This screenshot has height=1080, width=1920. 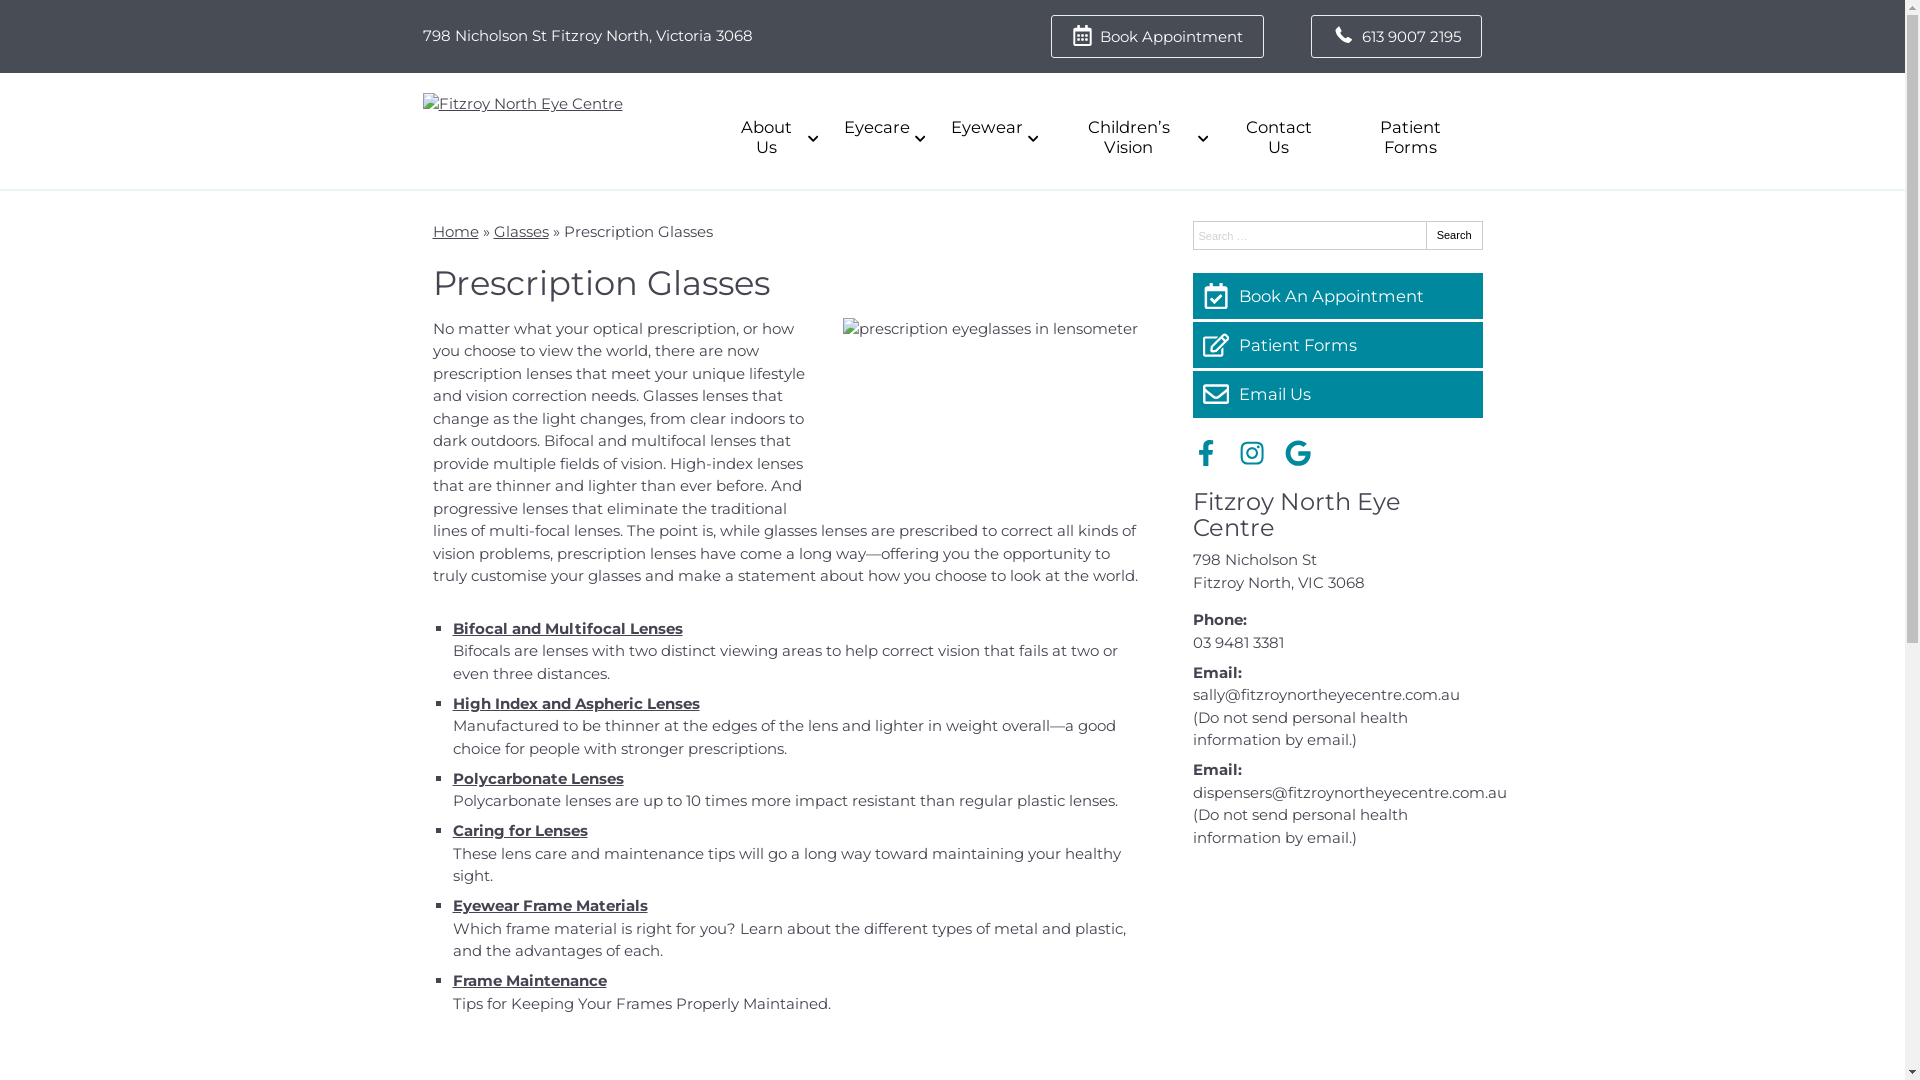 What do you see at coordinates (770, 137) in the screenshot?
I see `'About Us'` at bounding box center [770, 137].